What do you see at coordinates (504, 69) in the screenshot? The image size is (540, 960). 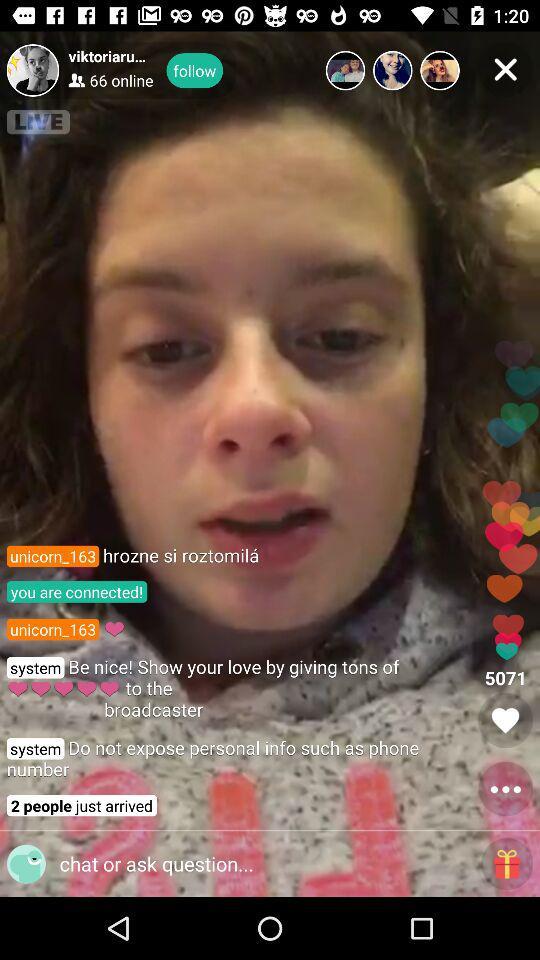 I see `the close icon` at bounding box center [504, 69].